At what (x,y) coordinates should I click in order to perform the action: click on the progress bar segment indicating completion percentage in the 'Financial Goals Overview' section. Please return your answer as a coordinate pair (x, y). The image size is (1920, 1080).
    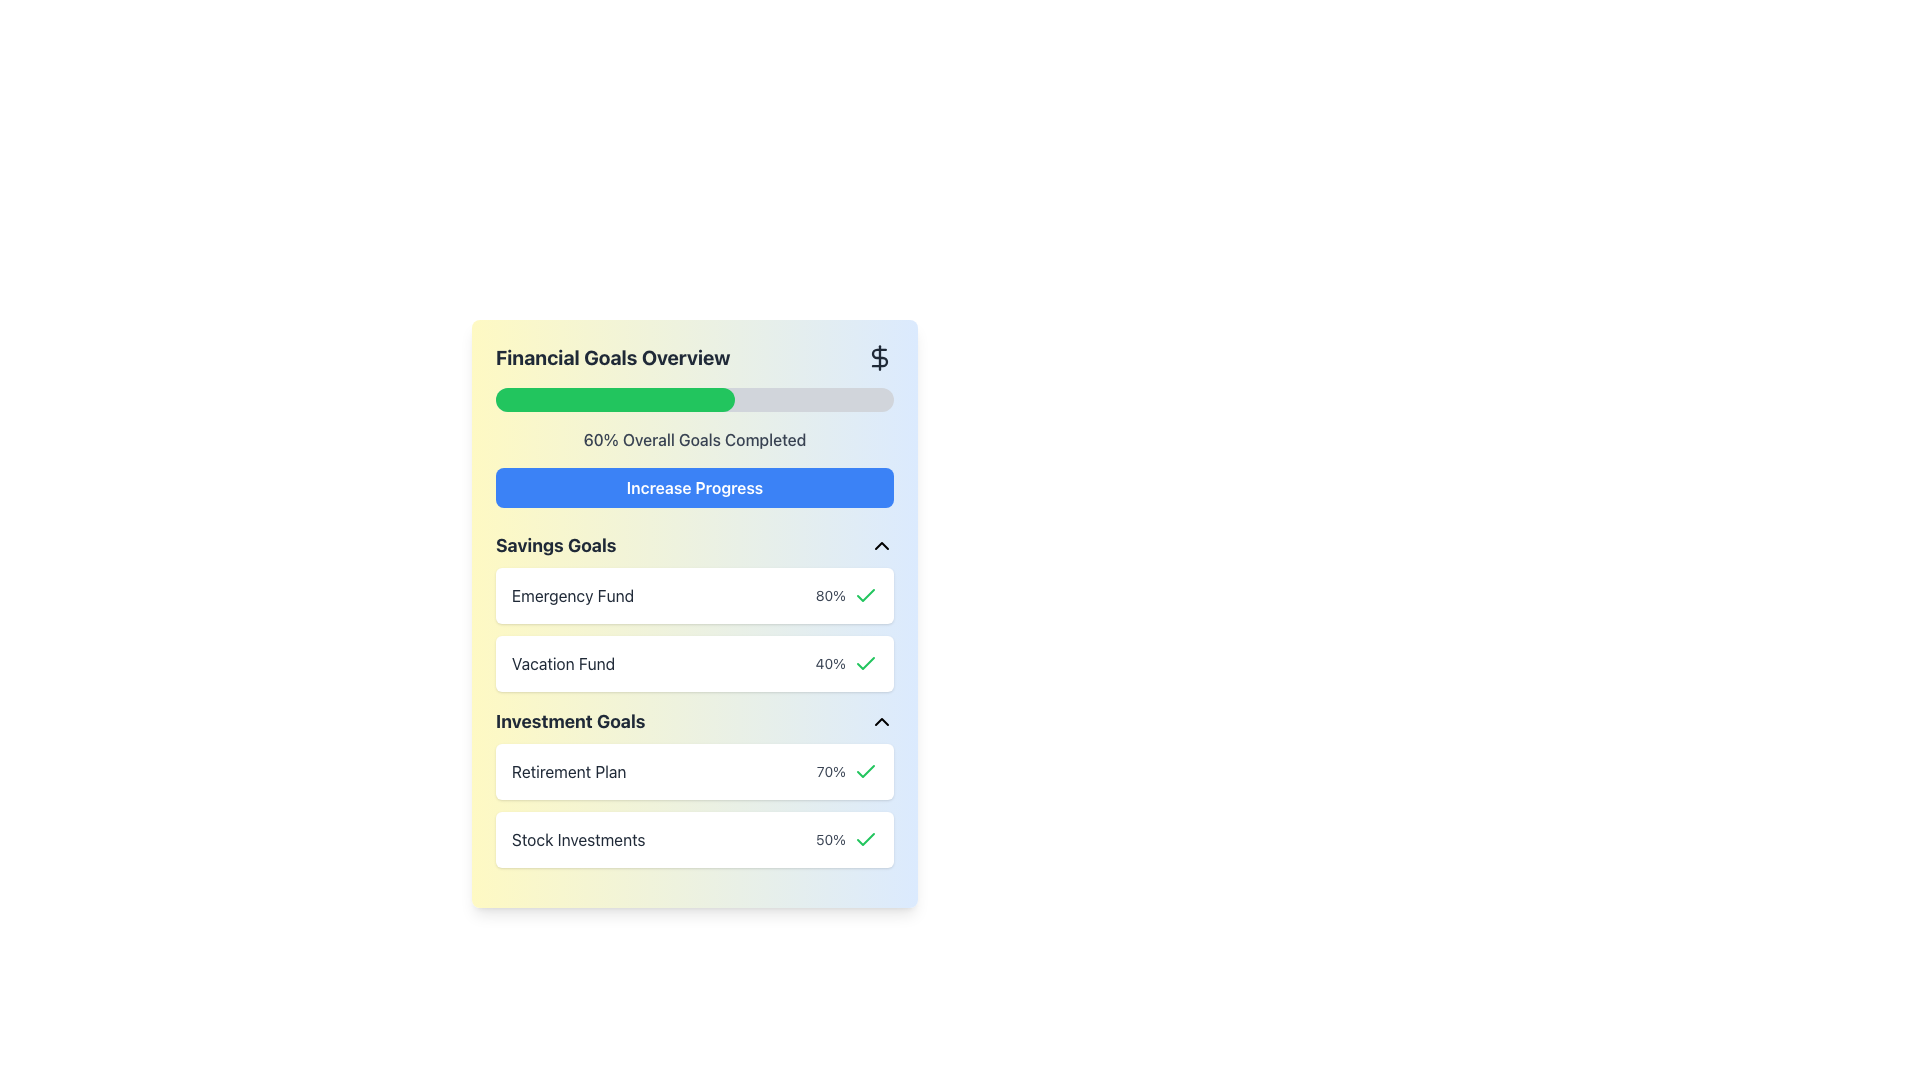
    Looking at the image, I should click on (614, 400).